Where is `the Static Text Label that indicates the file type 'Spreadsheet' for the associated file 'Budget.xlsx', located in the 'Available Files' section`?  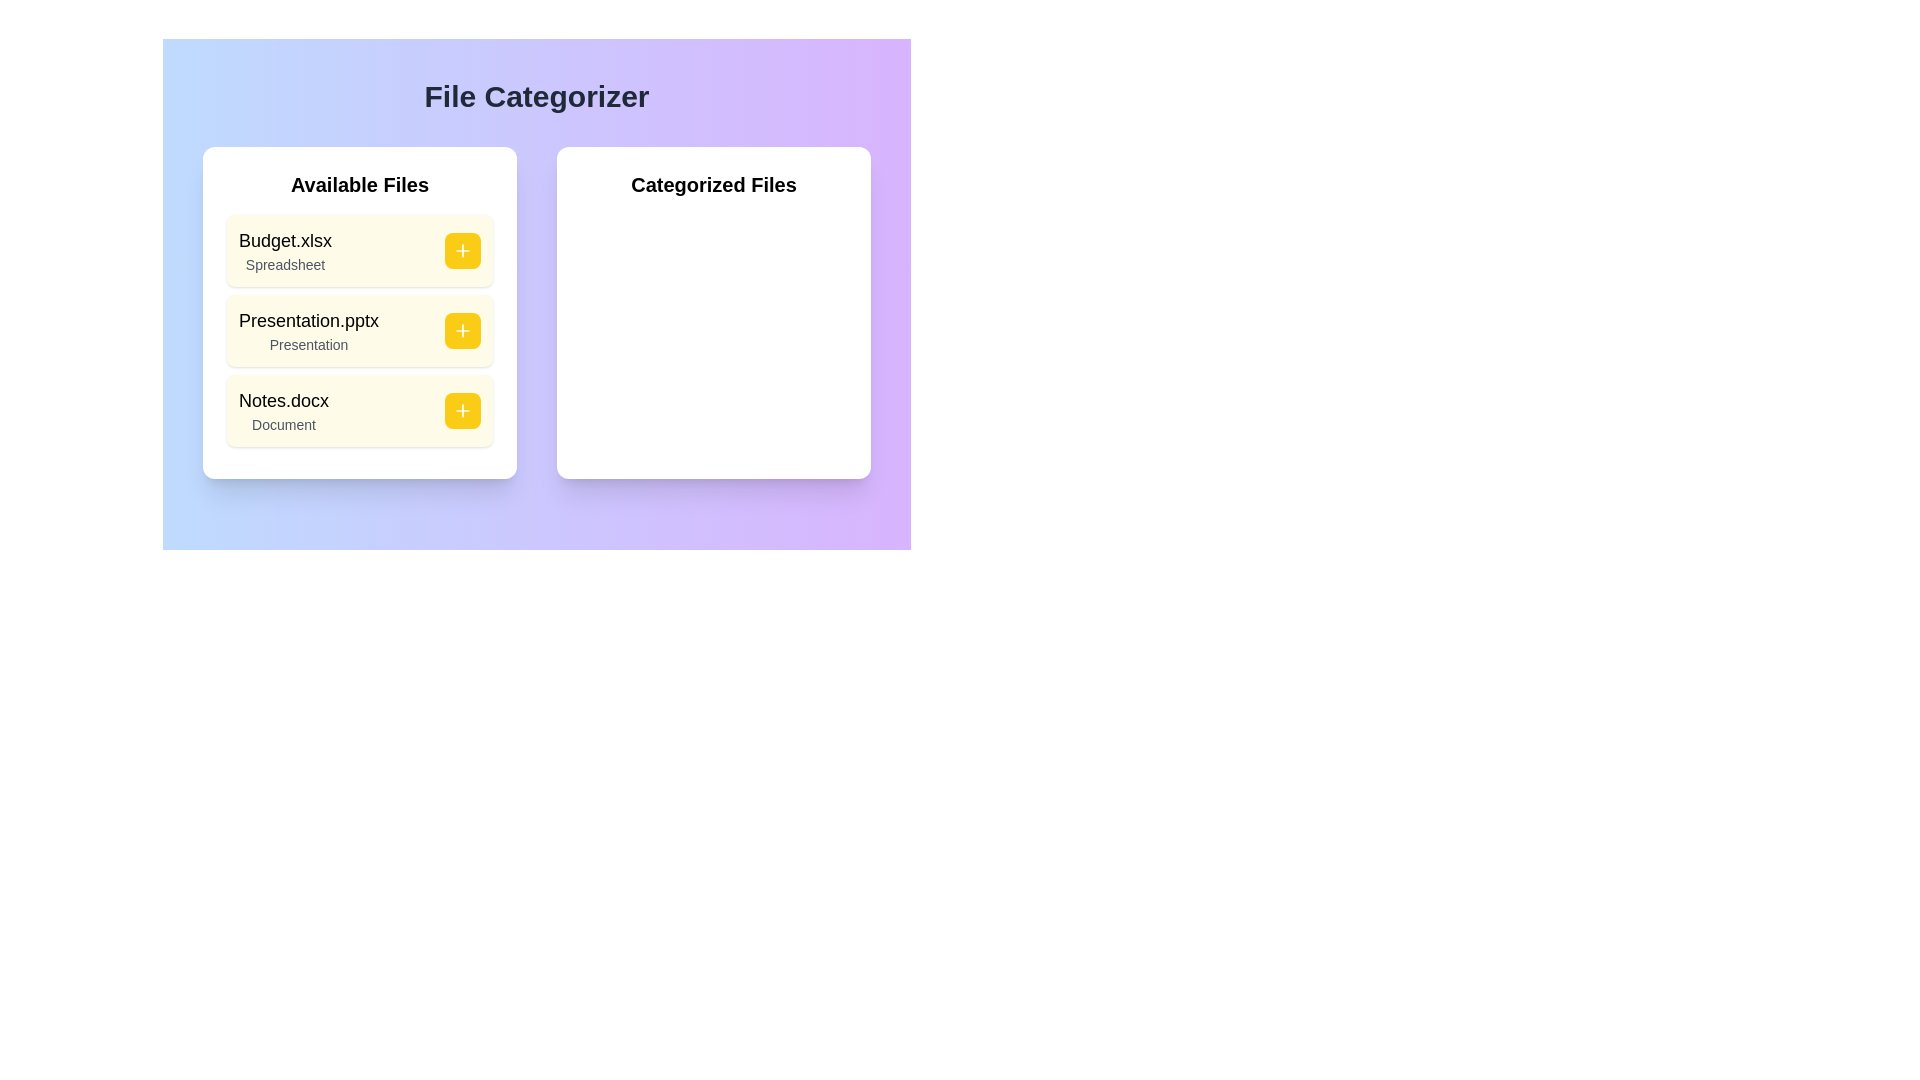
the Static Text Label that indicates the file type 'Spreadsheet' for the associated file 'Budget.xlsx', located in the 'Available Files' section is located at coordinates (284, 264).